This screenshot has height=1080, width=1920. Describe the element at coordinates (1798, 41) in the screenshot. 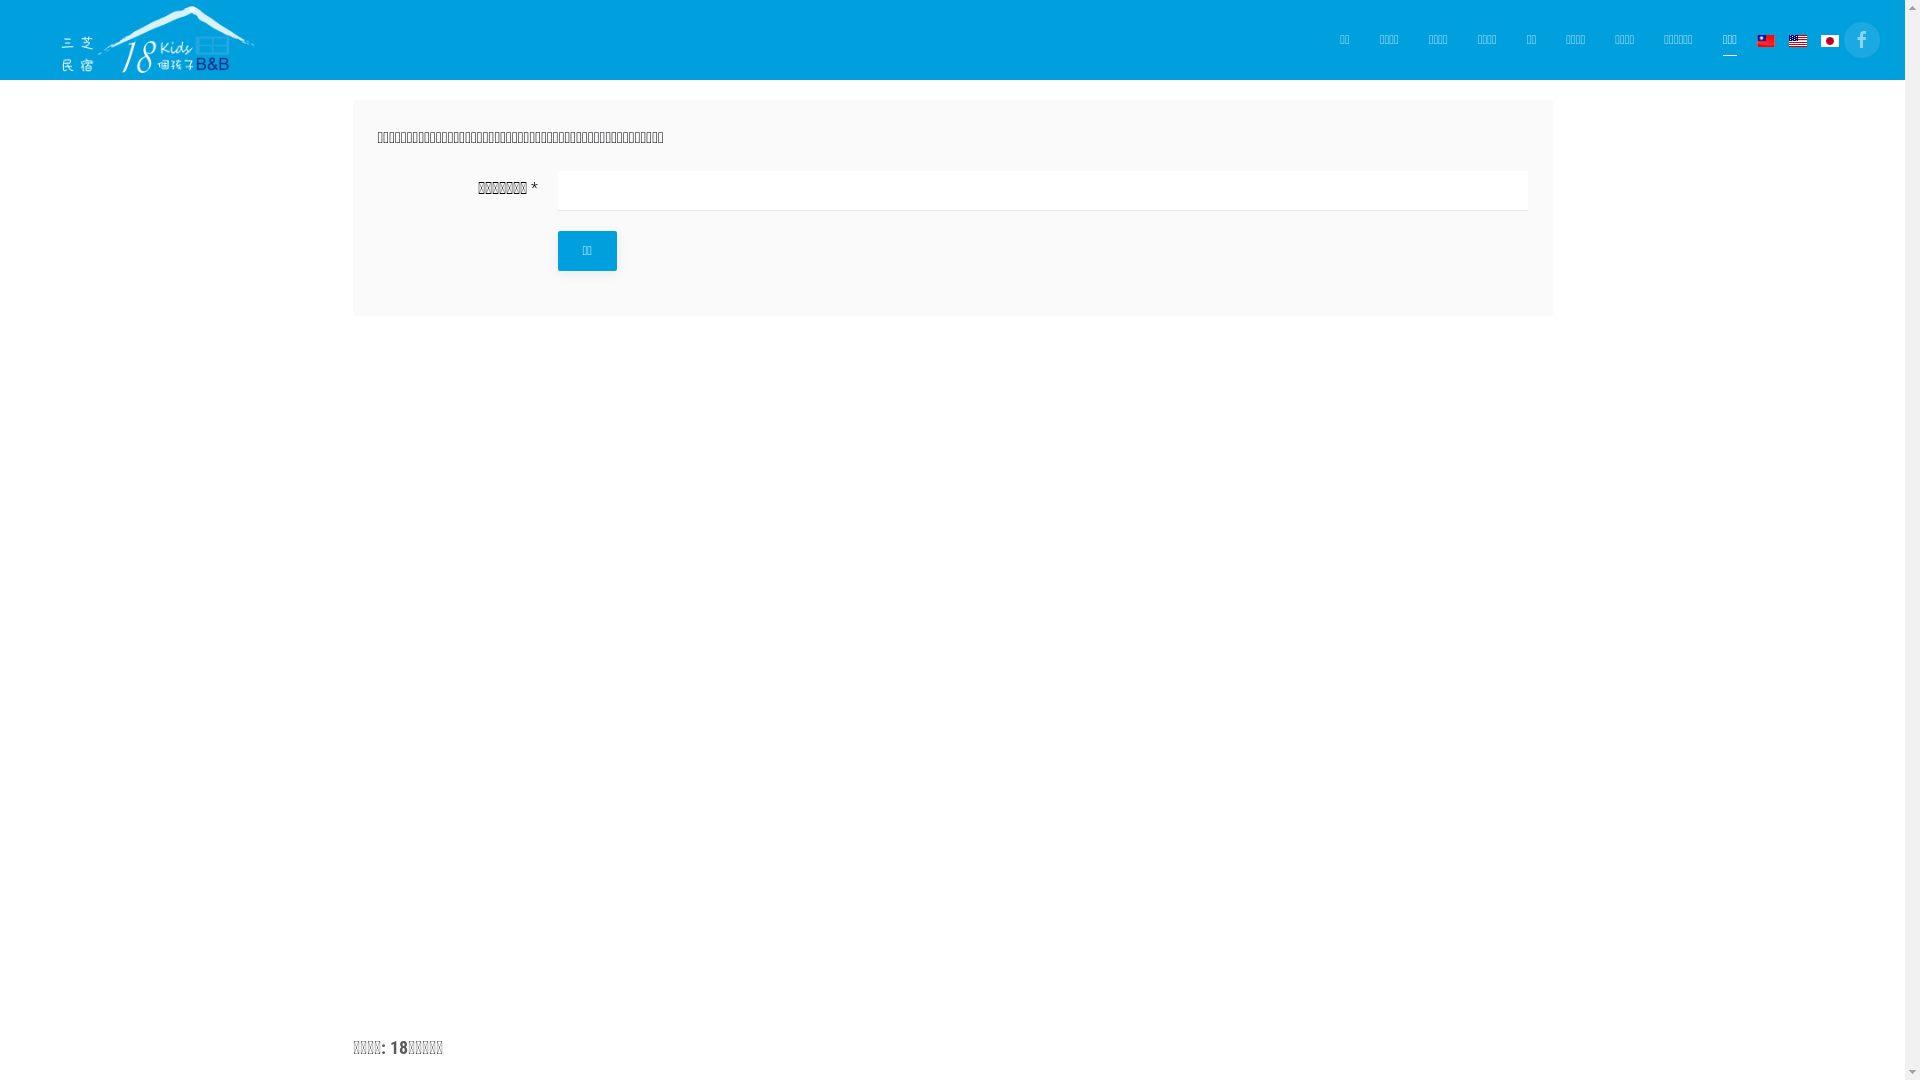

I see `'English (USA)'` at that location.